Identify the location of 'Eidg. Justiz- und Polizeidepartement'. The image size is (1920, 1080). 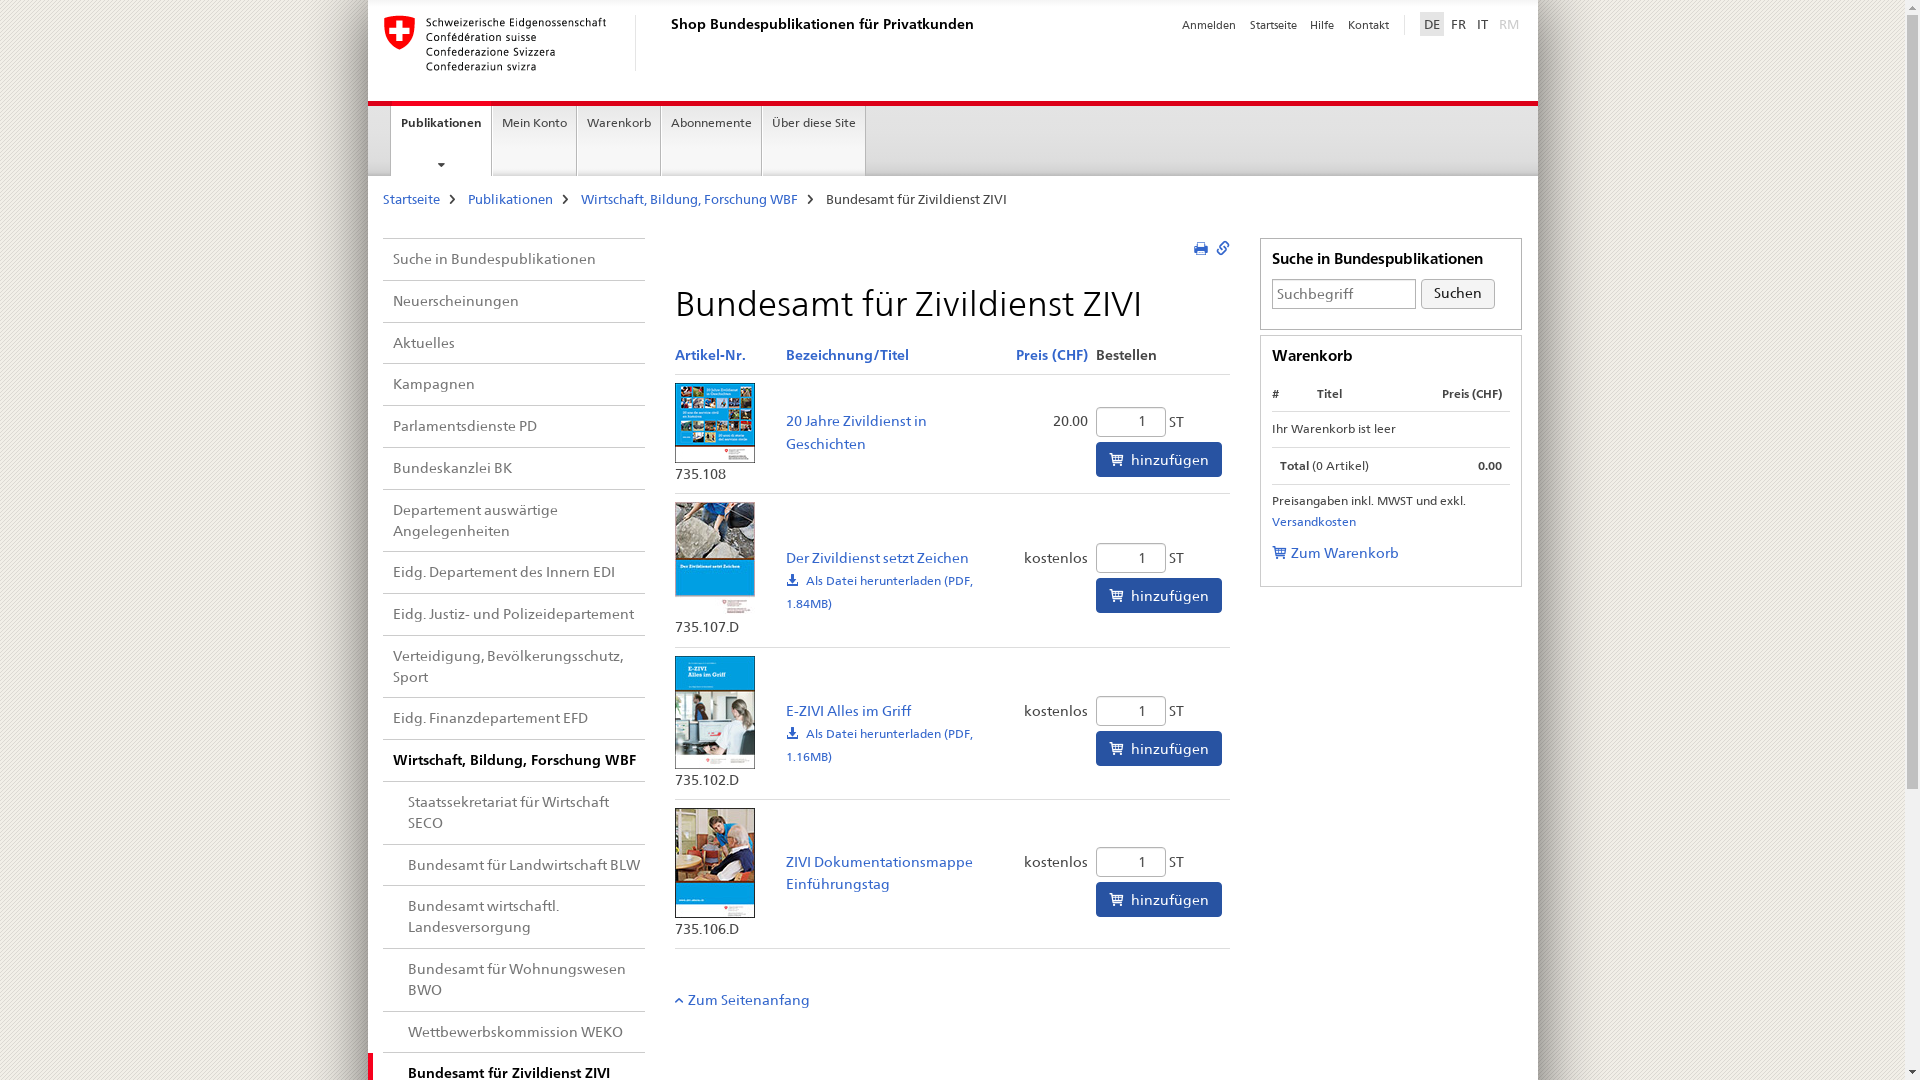
(513, 613).